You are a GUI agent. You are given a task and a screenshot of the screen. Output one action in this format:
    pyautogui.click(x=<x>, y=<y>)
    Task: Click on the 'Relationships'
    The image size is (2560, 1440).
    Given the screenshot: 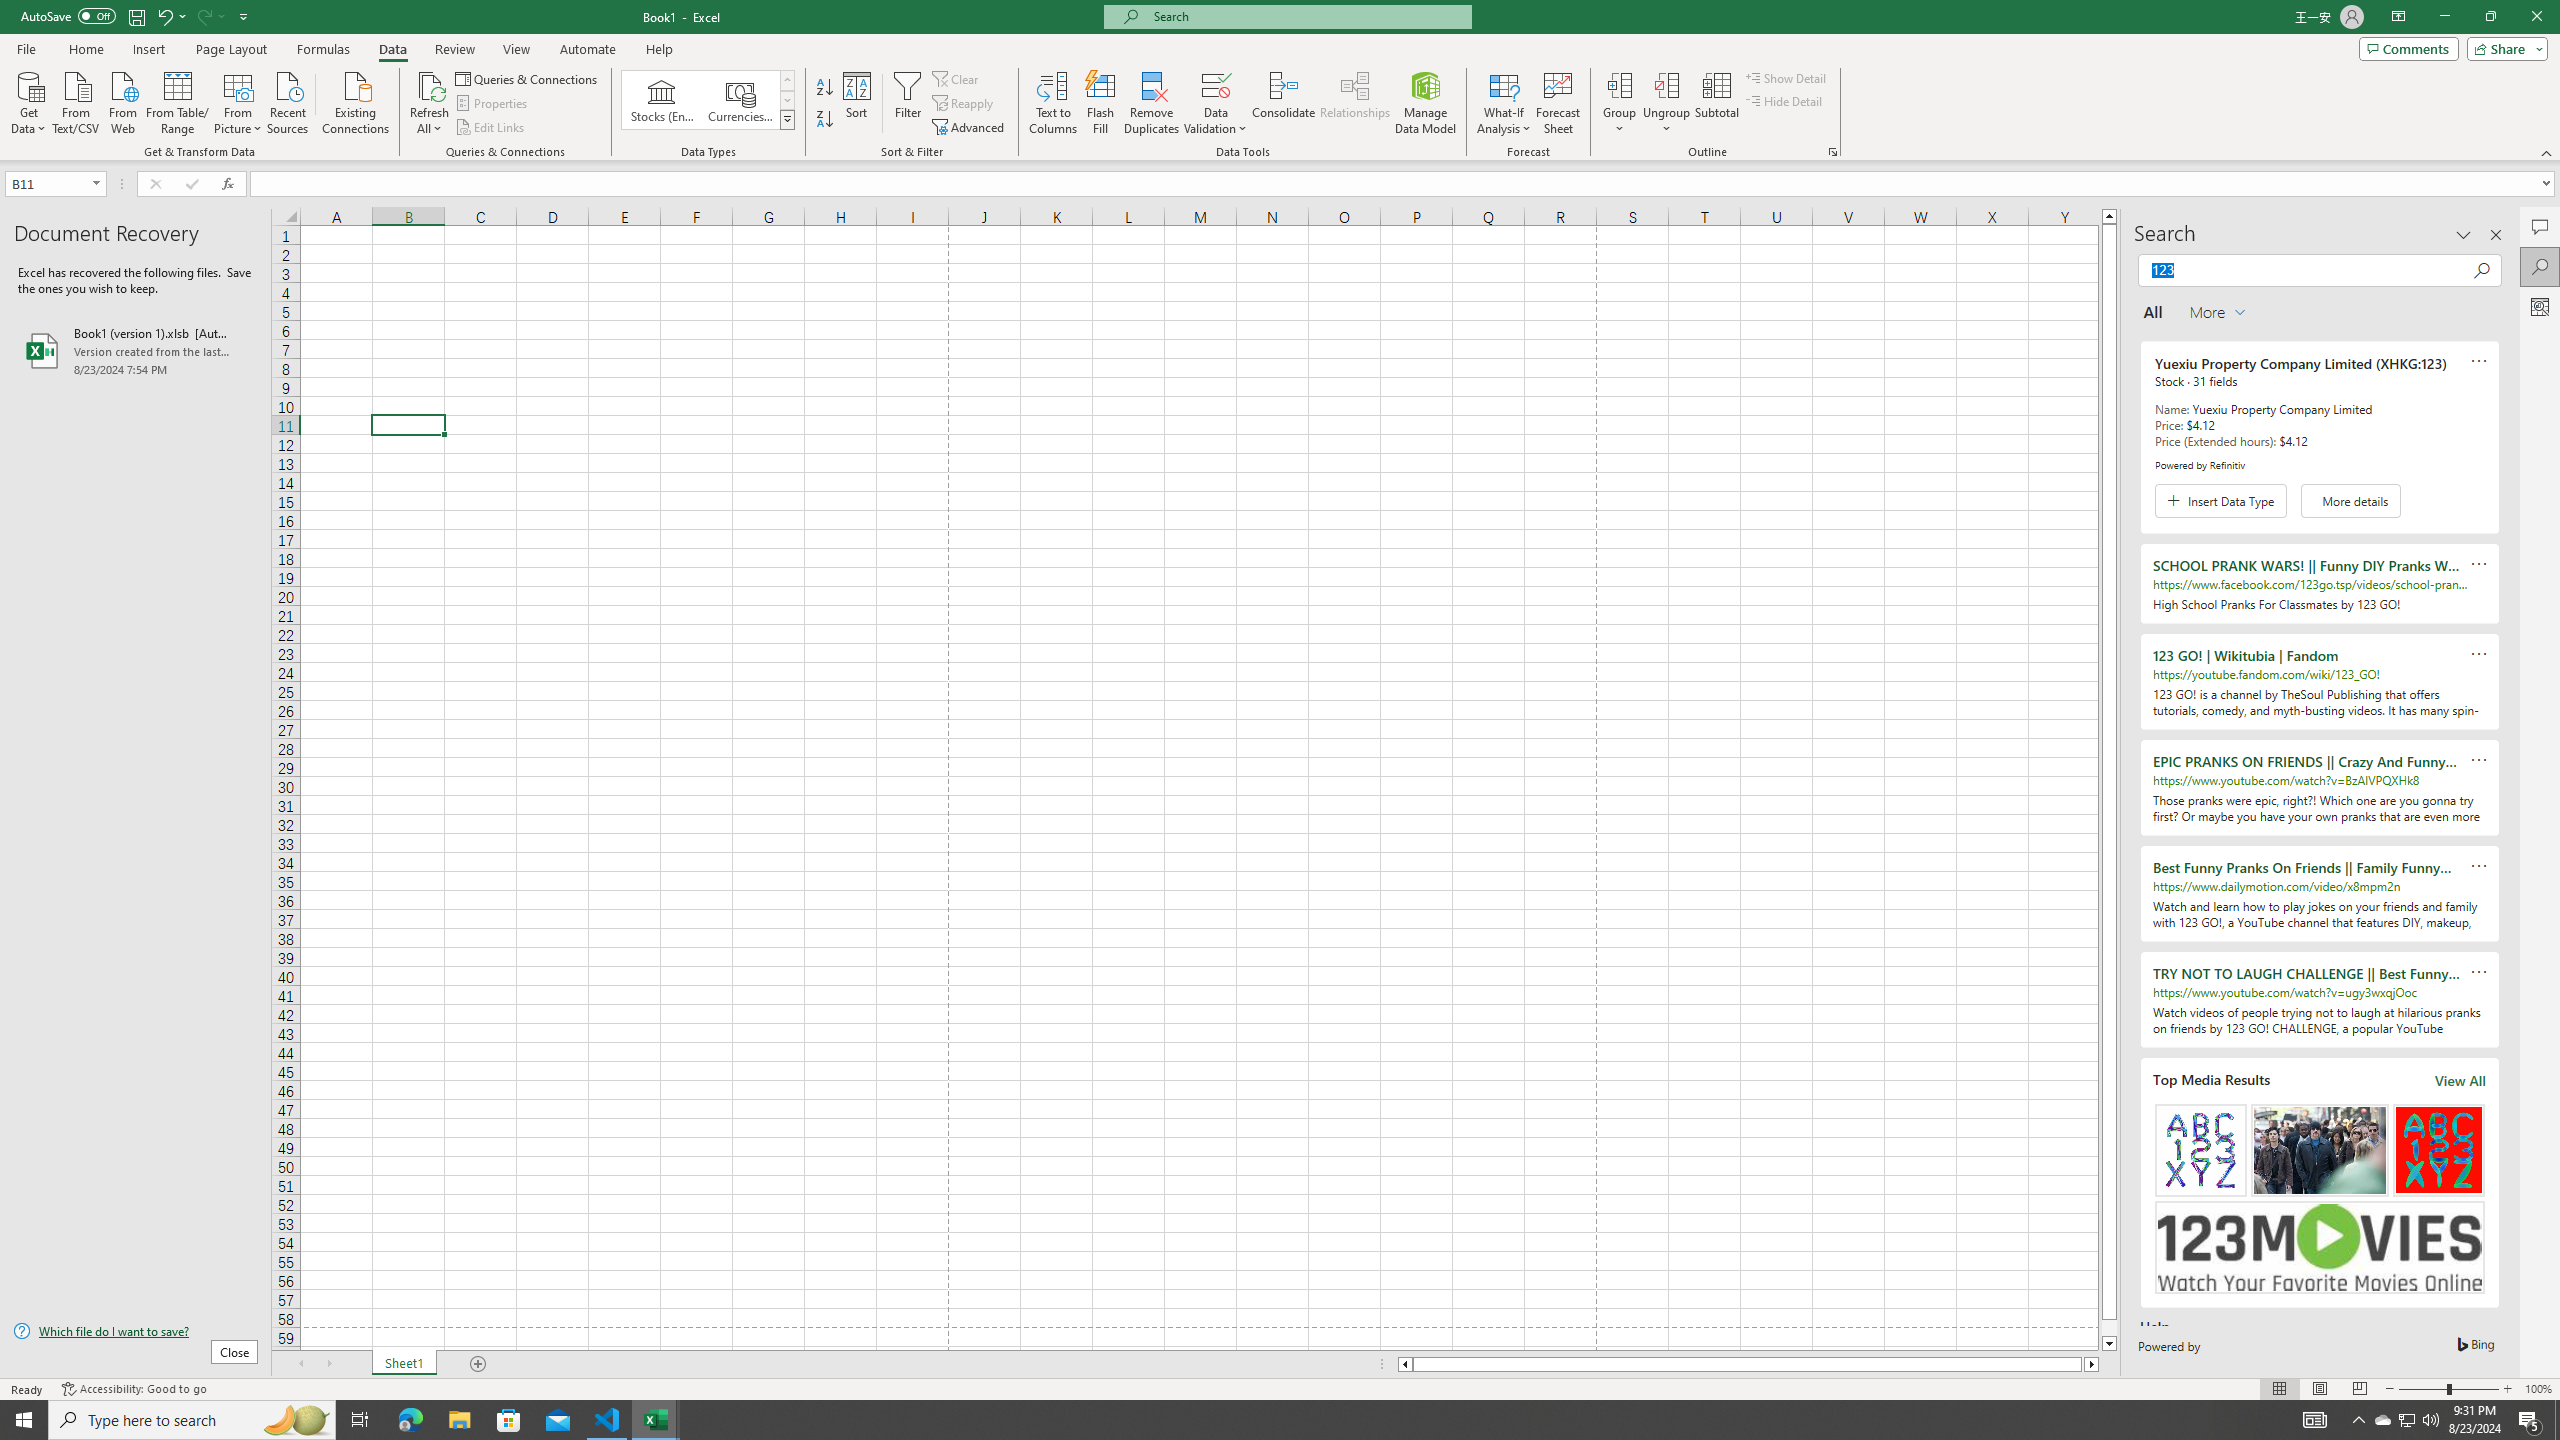 What is the action you would take?
    pyautogui.click(x=1354, y=103)
    